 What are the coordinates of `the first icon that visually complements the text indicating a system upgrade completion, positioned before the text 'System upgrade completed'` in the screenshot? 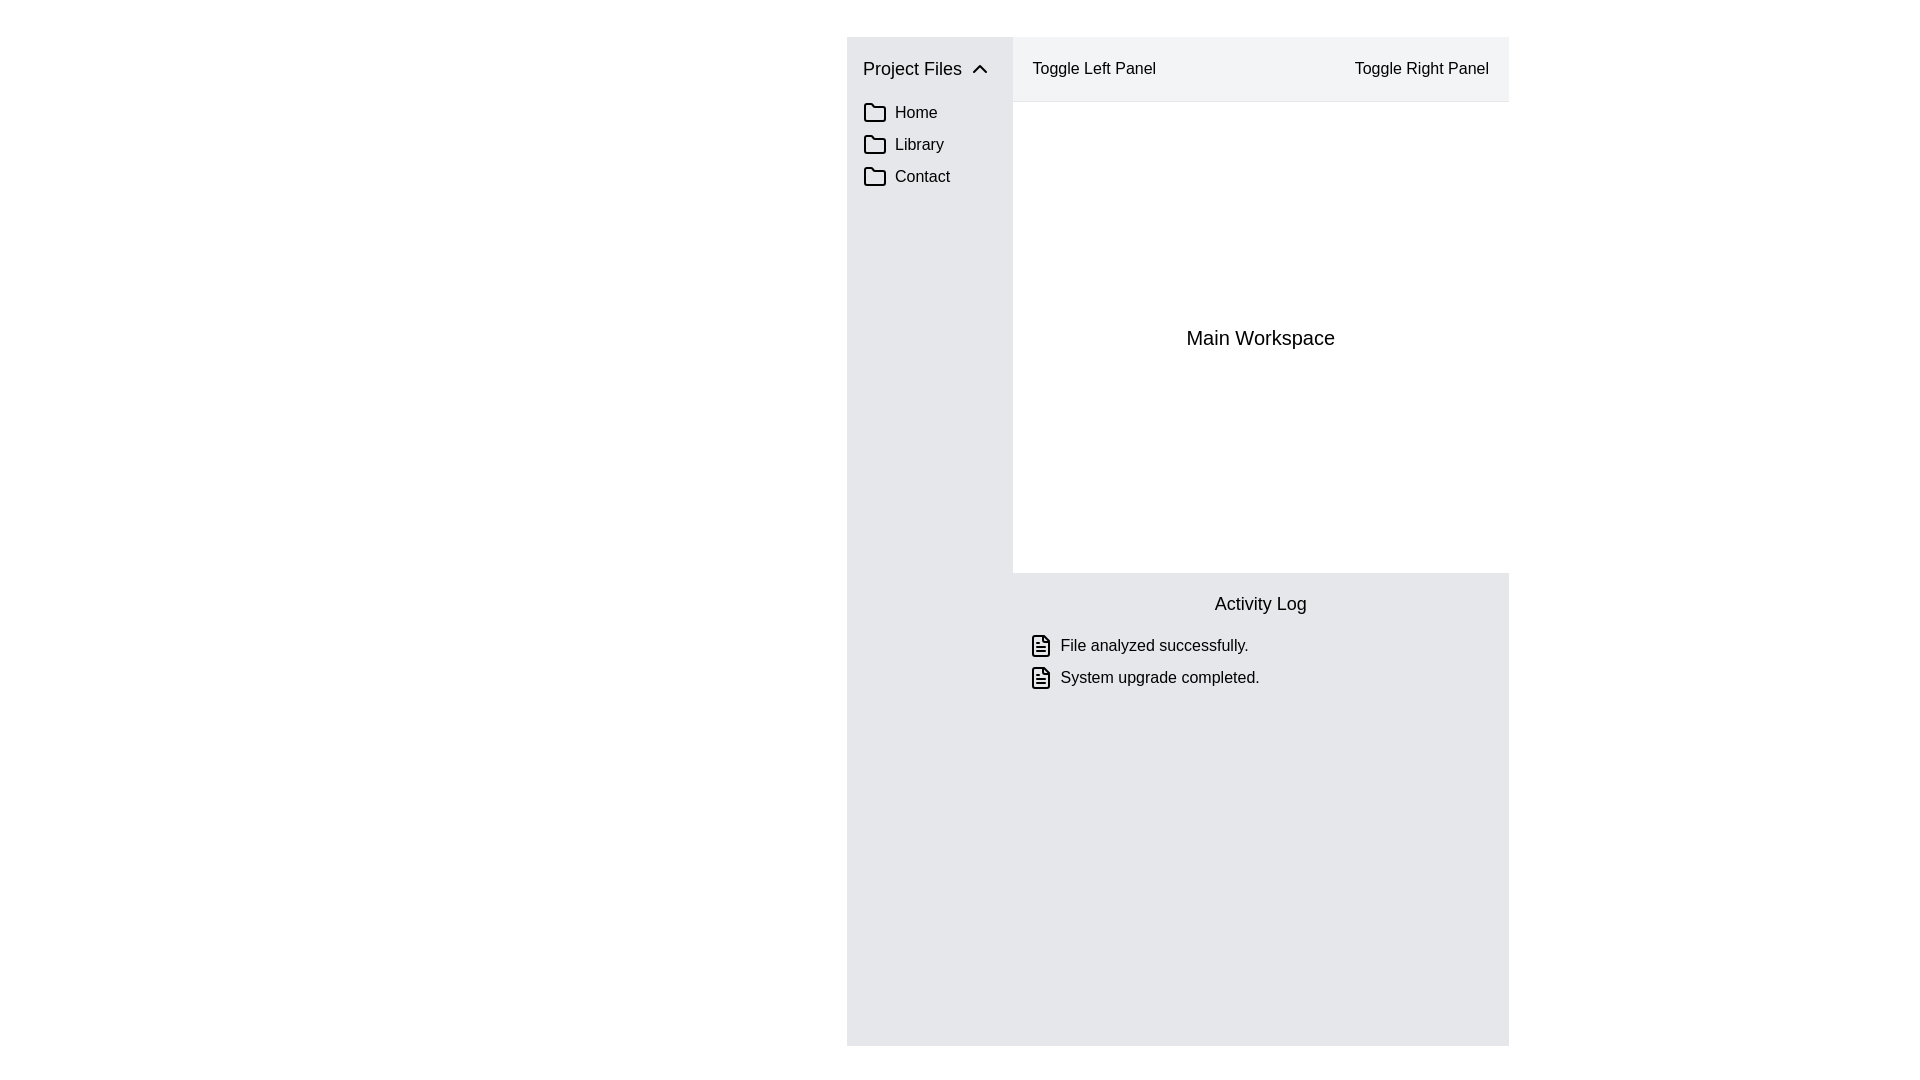 It's located at (1040, 677).